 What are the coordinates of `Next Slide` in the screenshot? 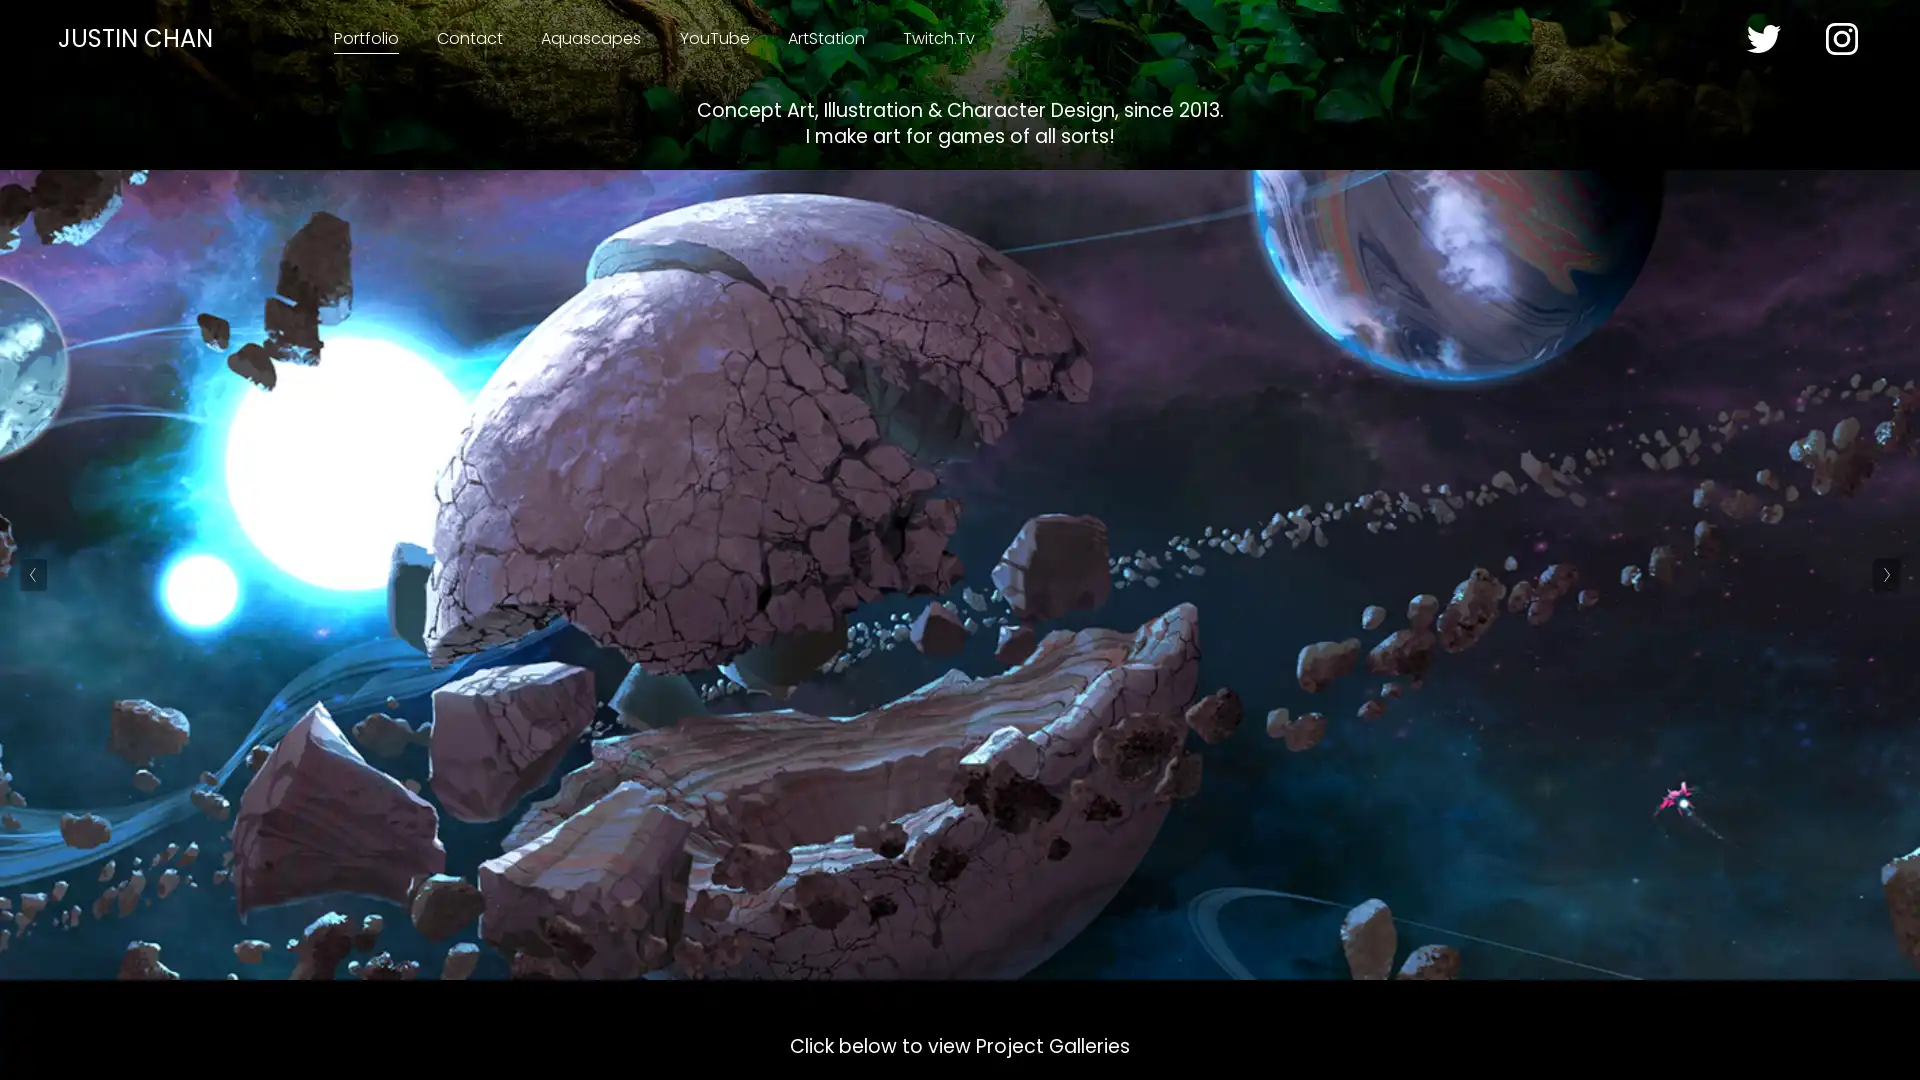 It's located at (1885, 574).